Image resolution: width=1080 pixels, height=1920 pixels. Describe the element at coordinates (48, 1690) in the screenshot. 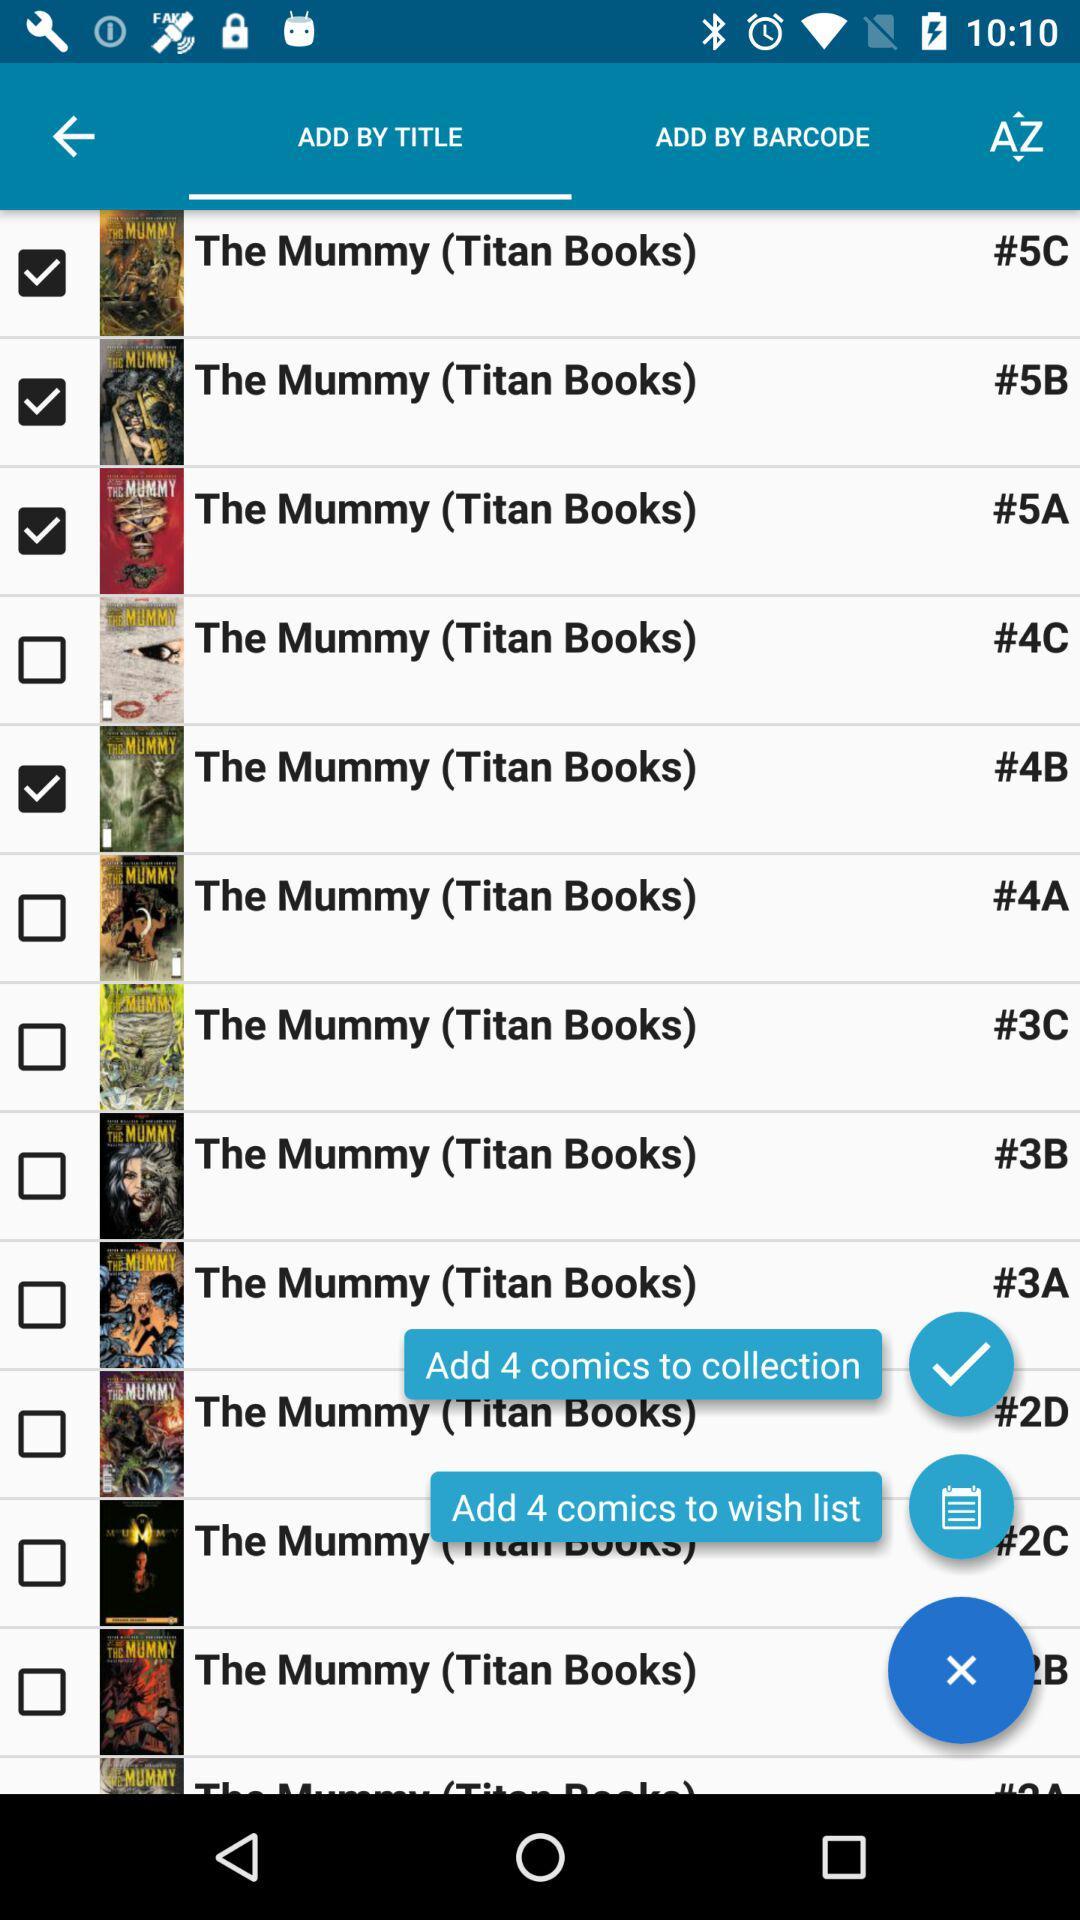

I see `check item` at that location.